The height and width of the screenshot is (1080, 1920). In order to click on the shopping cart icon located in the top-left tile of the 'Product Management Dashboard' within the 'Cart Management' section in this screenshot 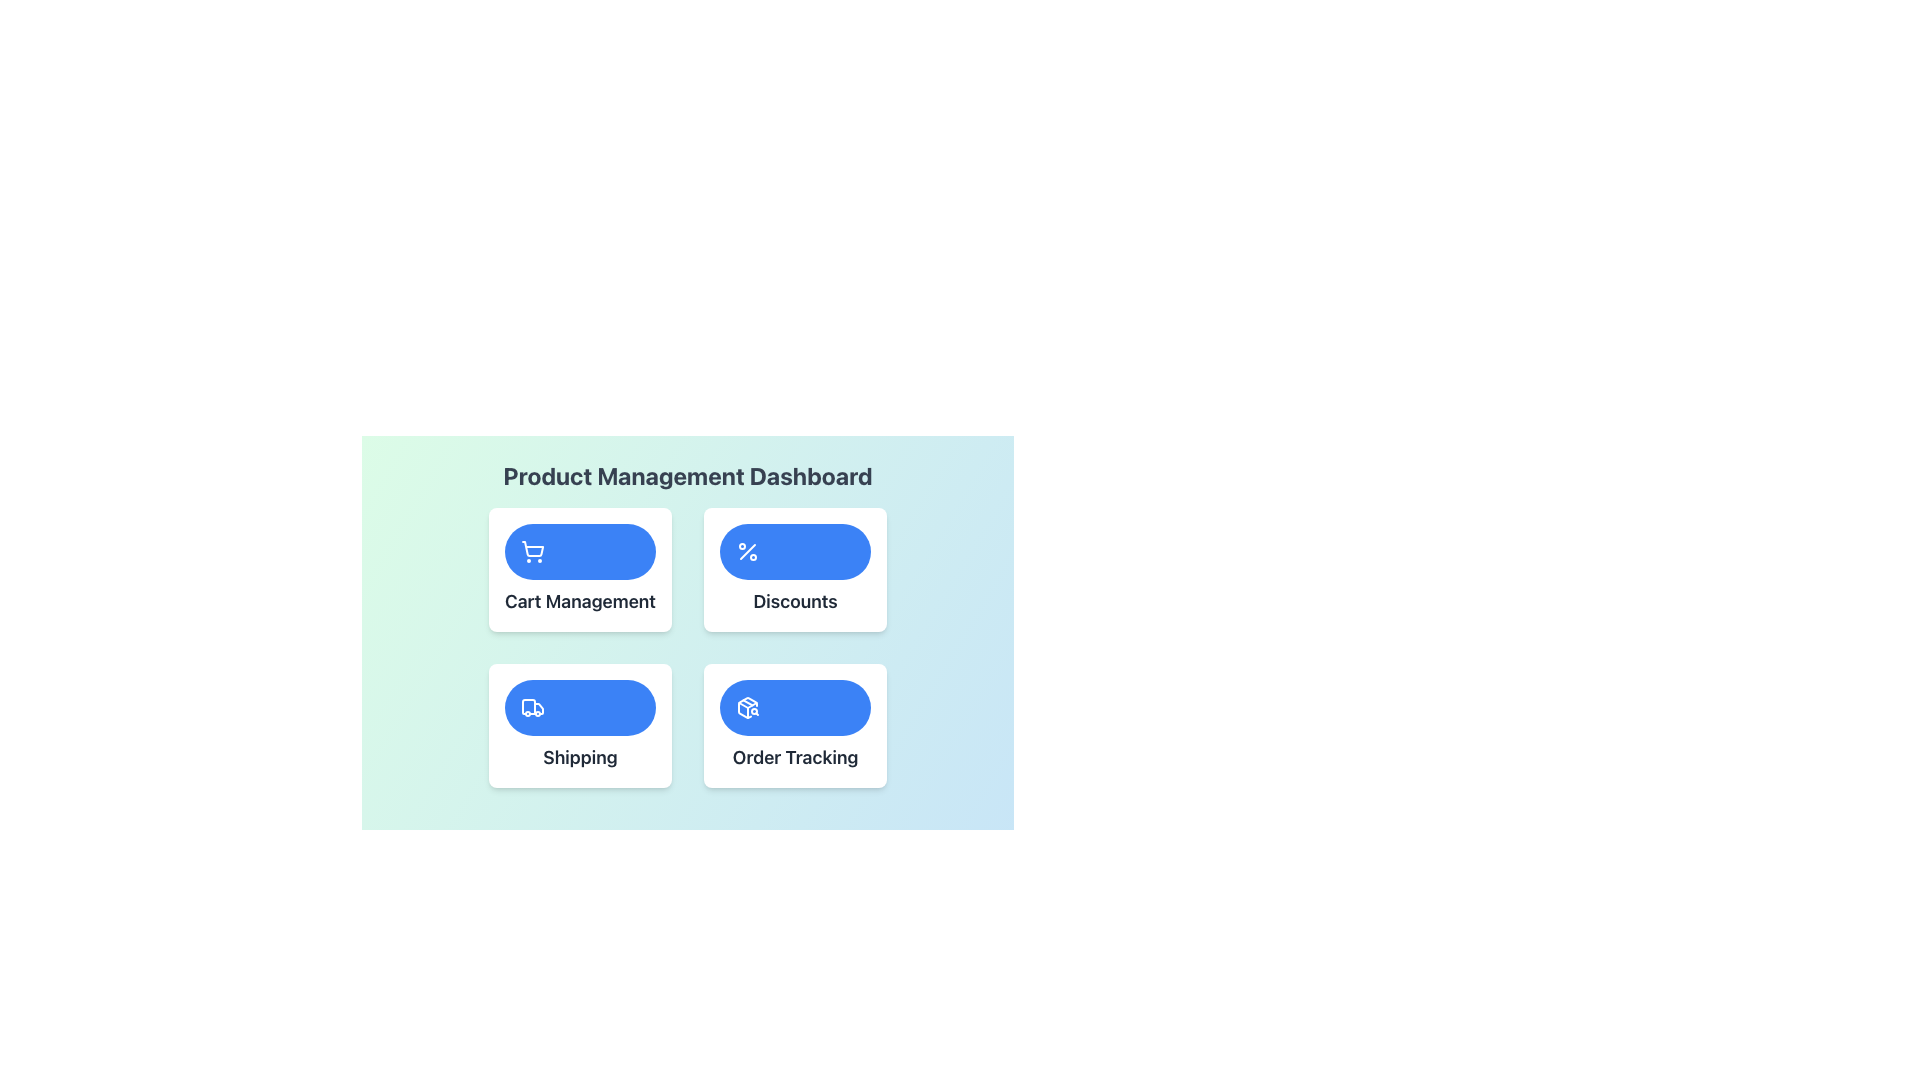, I will do `click(532, 549)`.